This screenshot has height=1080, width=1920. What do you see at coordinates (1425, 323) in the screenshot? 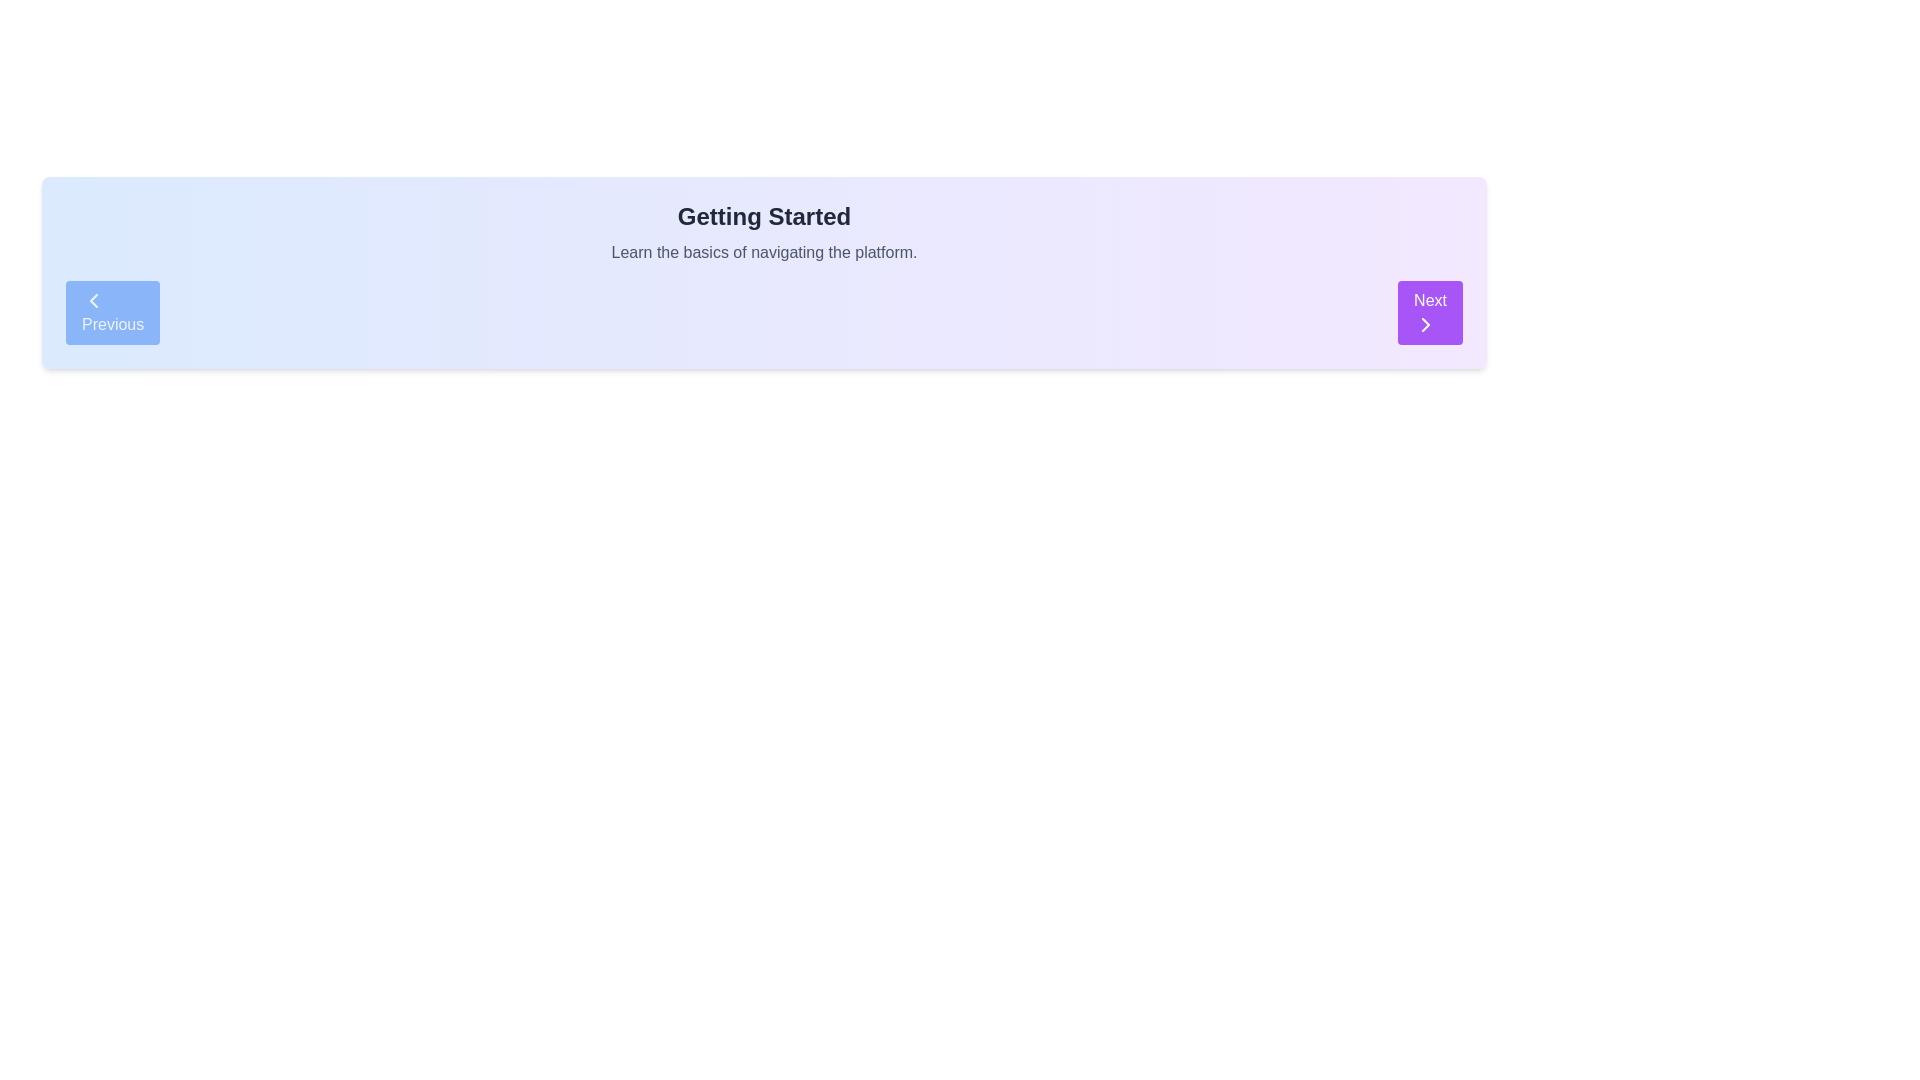
I see `the right-facing chevron icon within the 'Next' button, which is styled as a navigation icon` at bounding box center [1425, 323].